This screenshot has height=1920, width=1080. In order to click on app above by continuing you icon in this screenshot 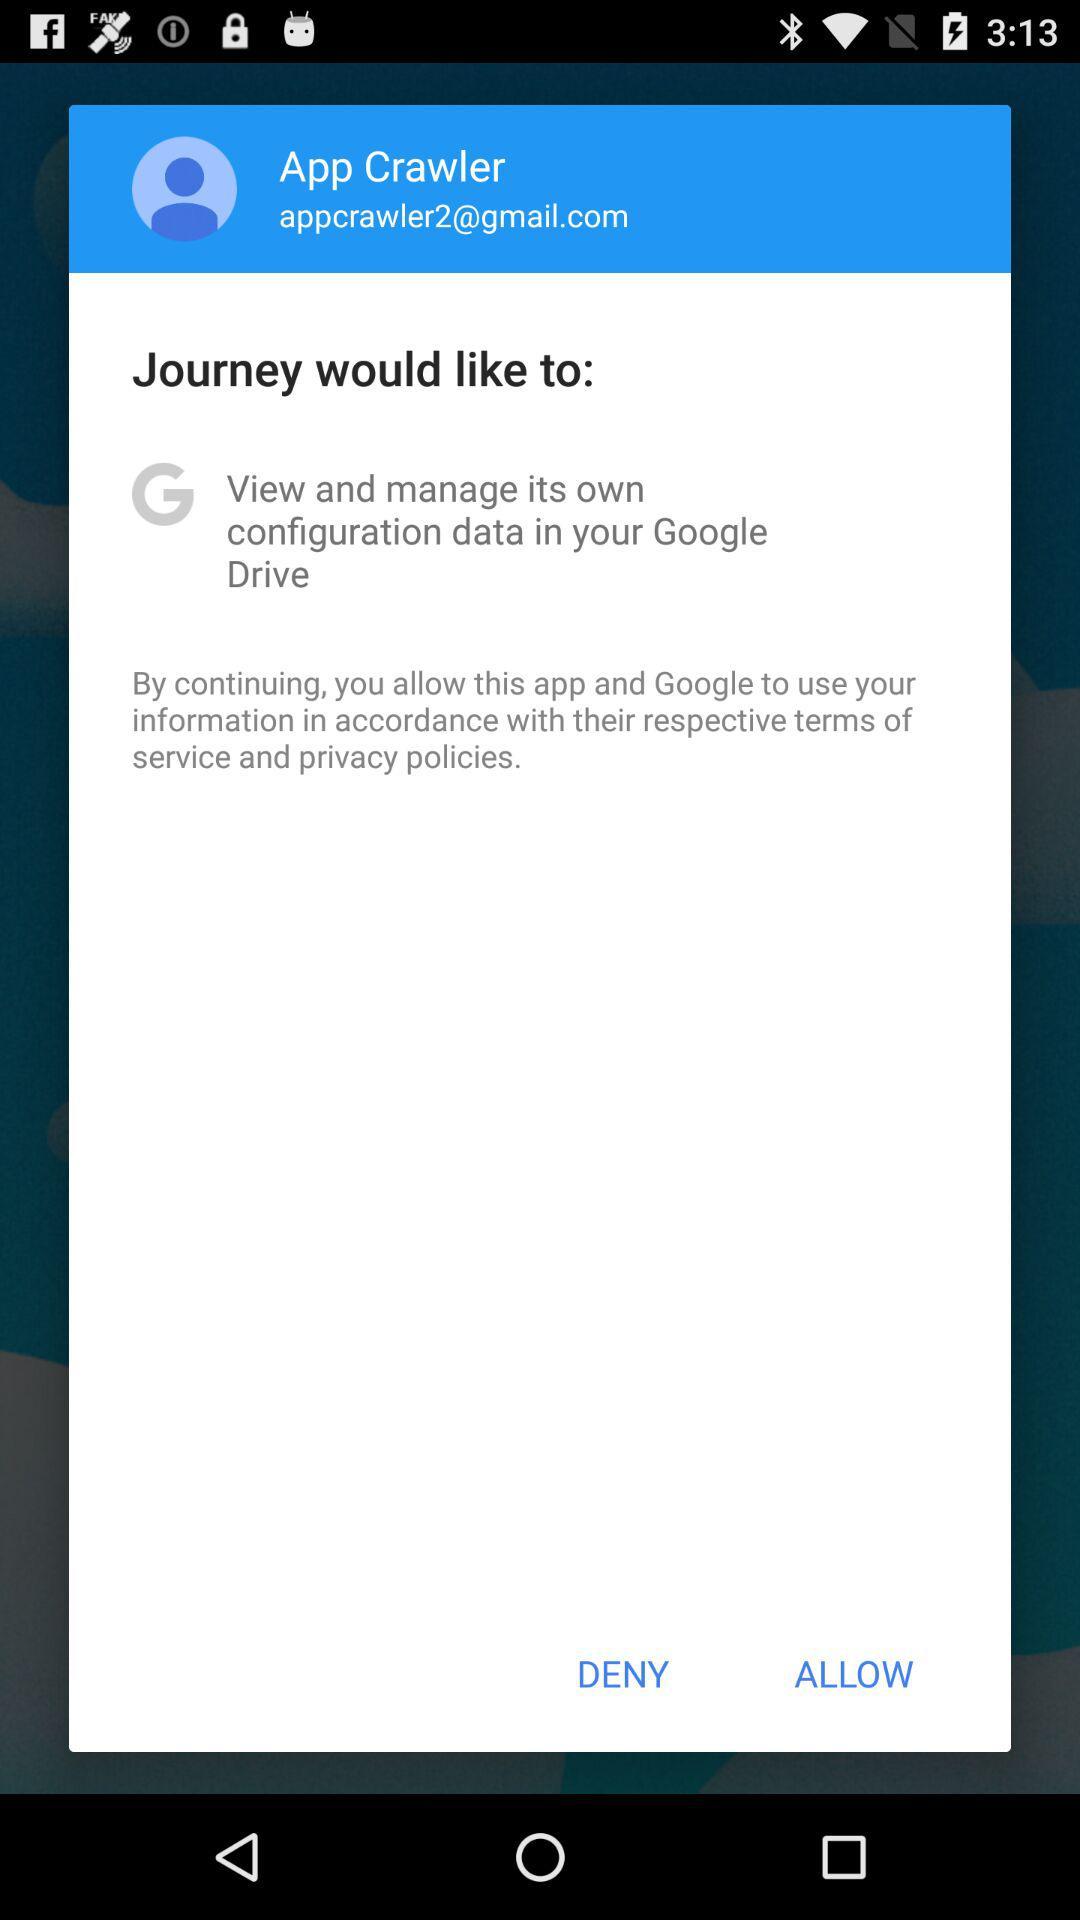, I will do `click(540, 530)`.